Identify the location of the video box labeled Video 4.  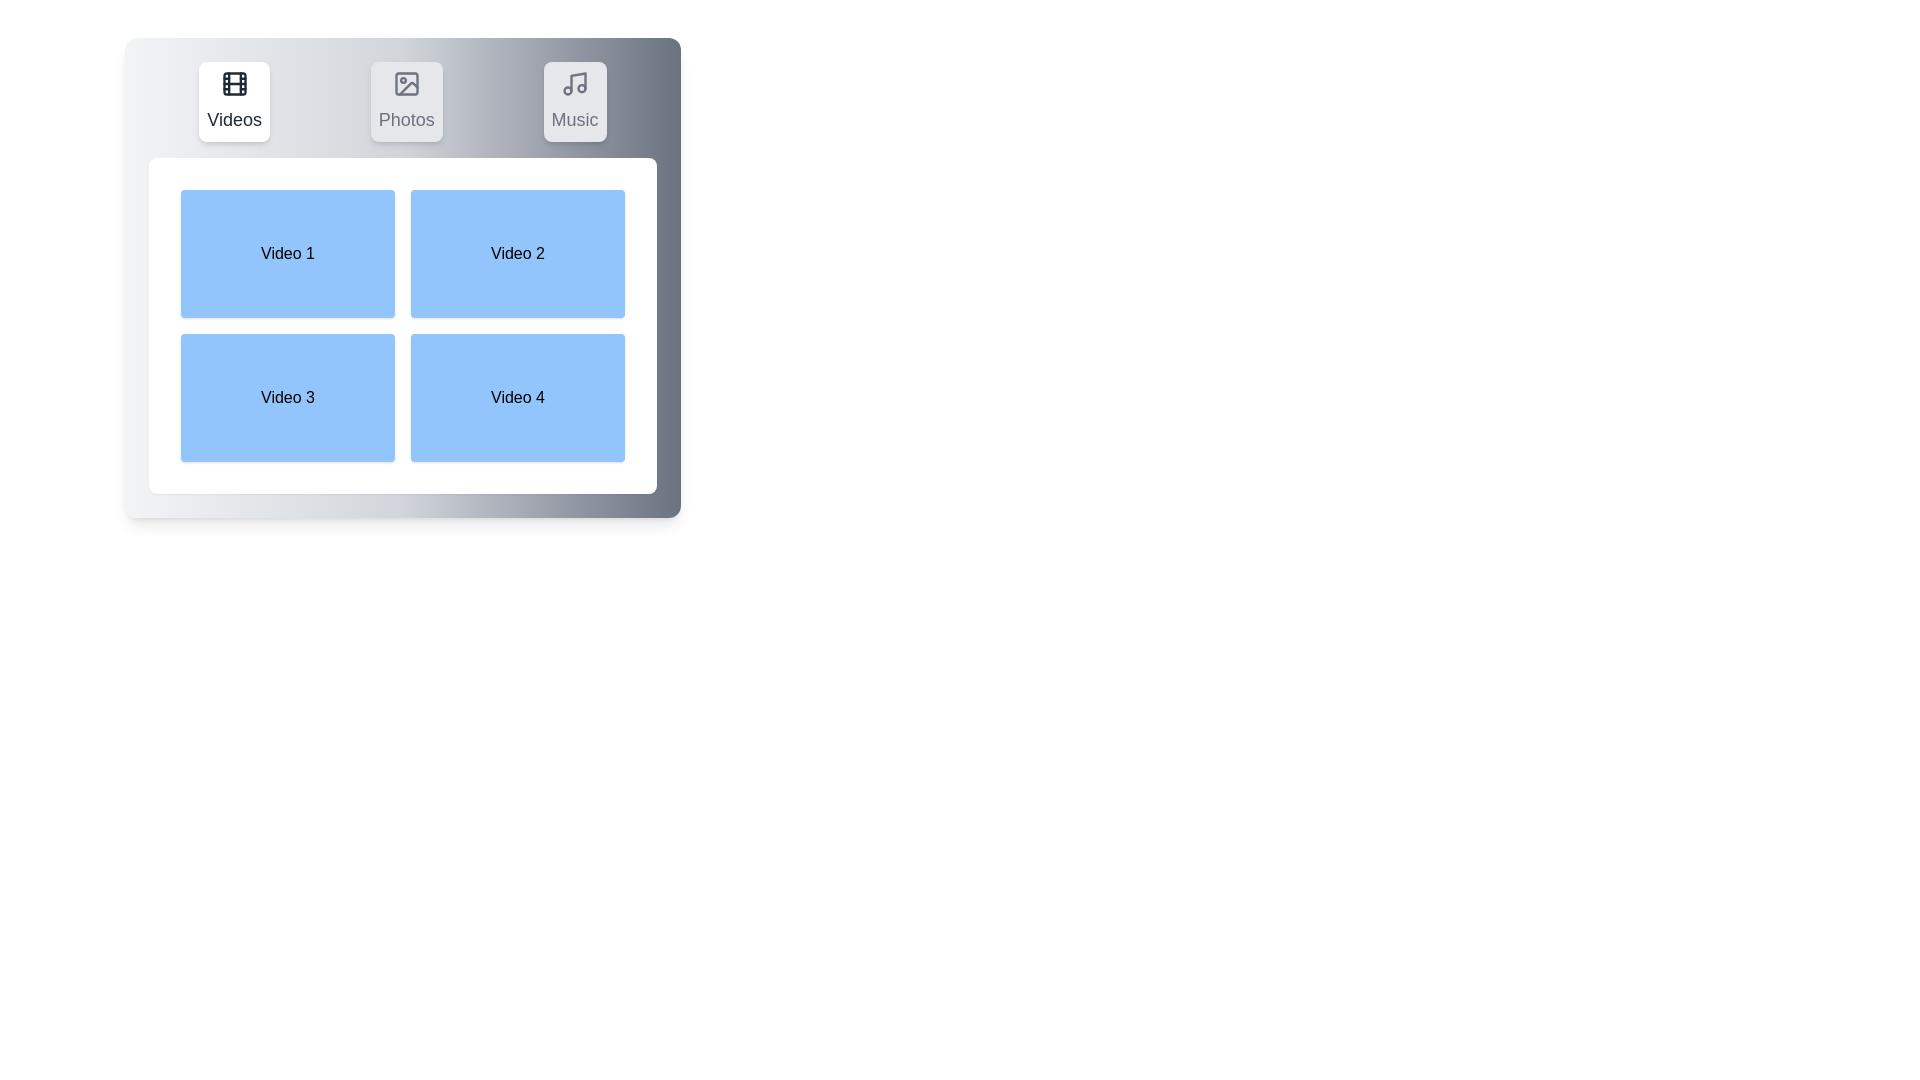
(518, 397).